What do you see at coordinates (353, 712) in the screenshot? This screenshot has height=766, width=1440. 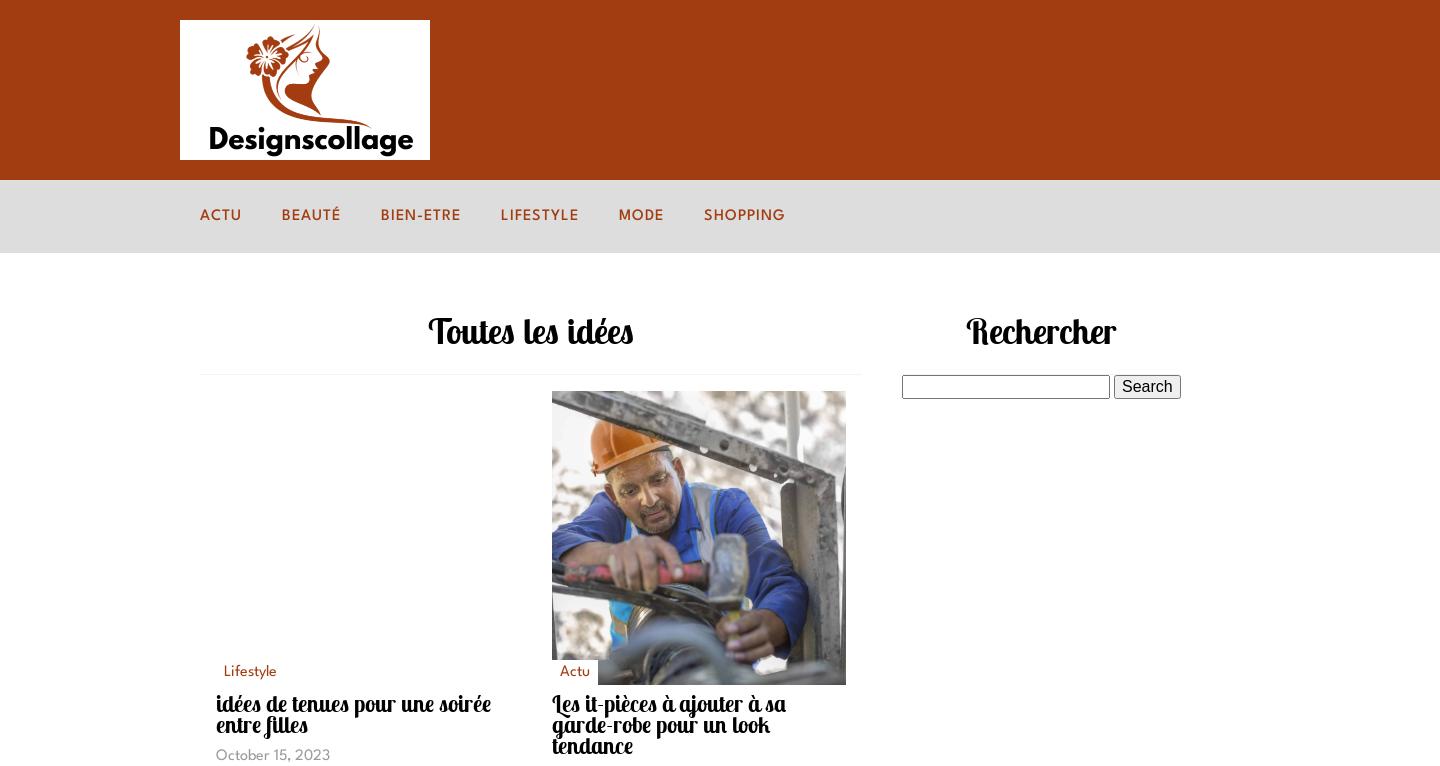 I see `'idées de tenues pour une soirée entre filles'` at bounding box center [353, 712].